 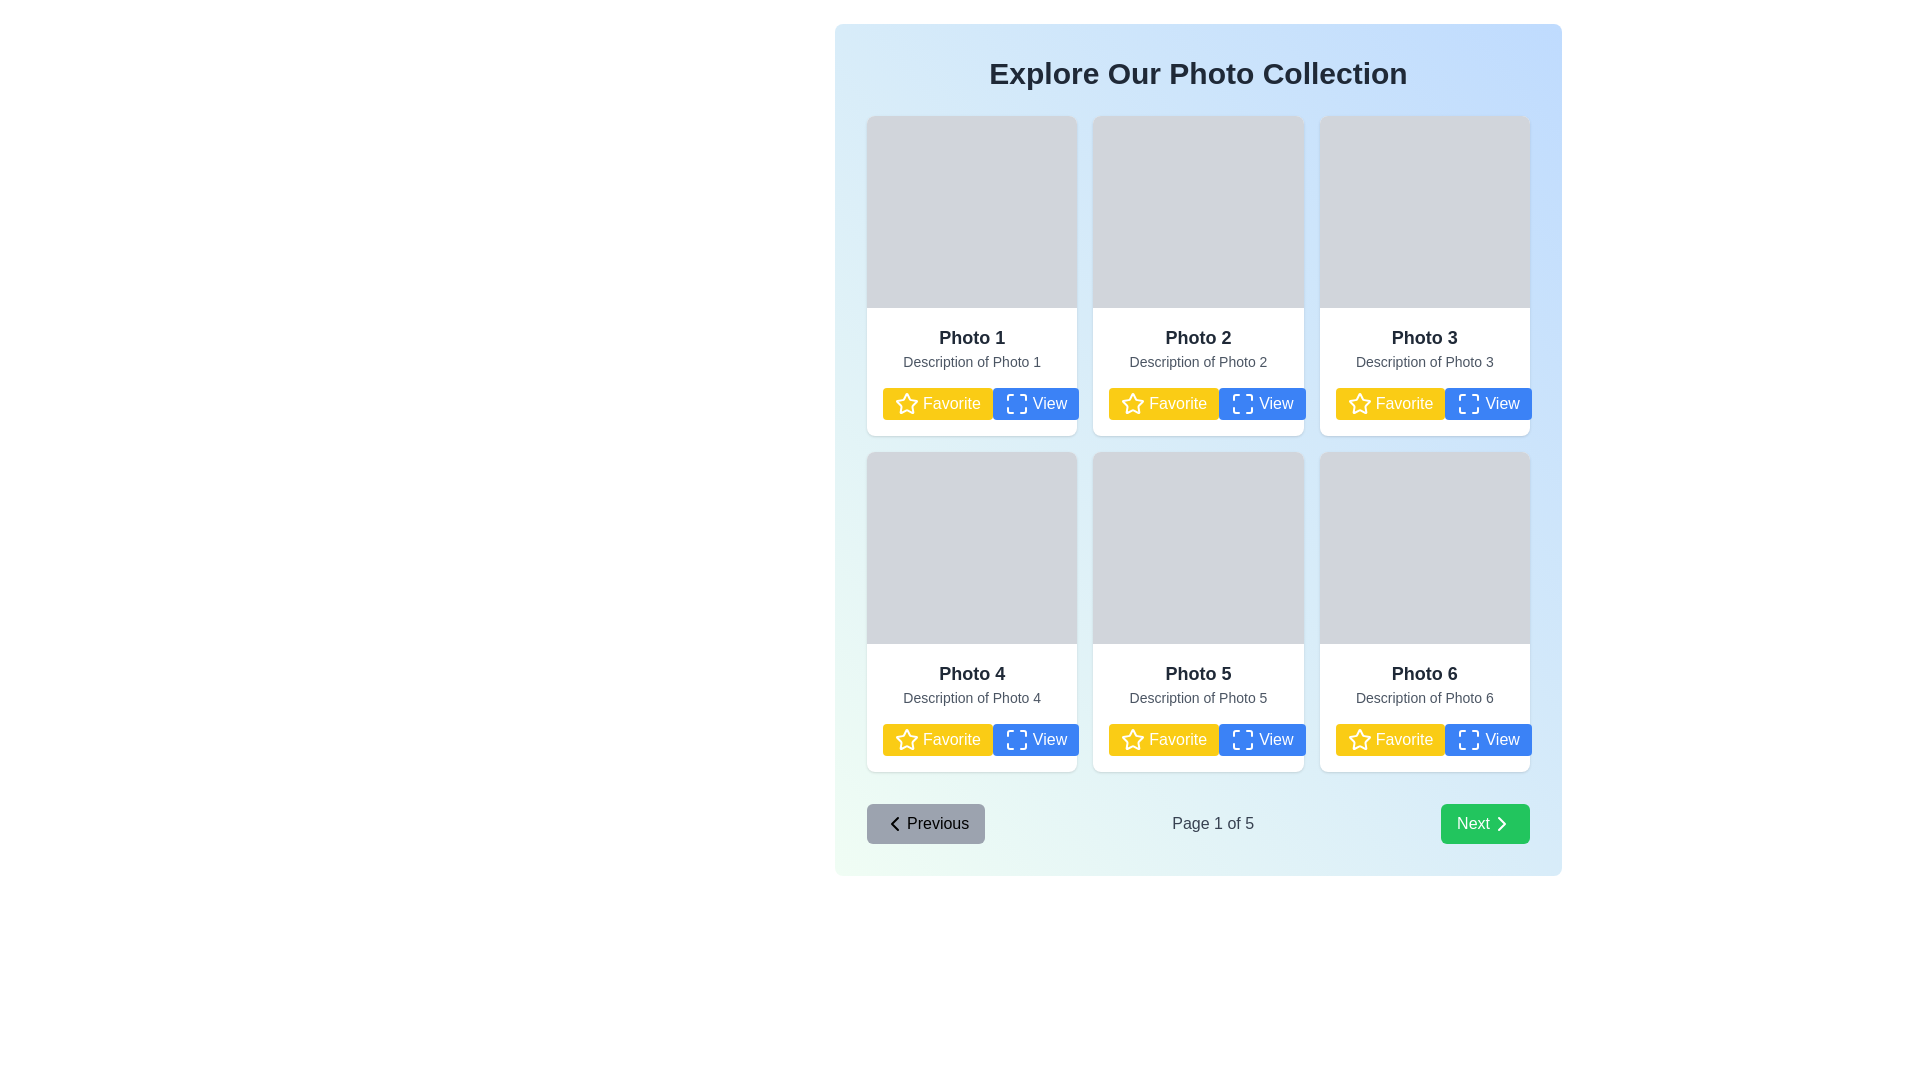 What do you see at coordinates (1242, 404) in the screenshot?
I see `the SVG icon within the 'View' button for 'Photo 2'` at bounding box center [1242, 404].